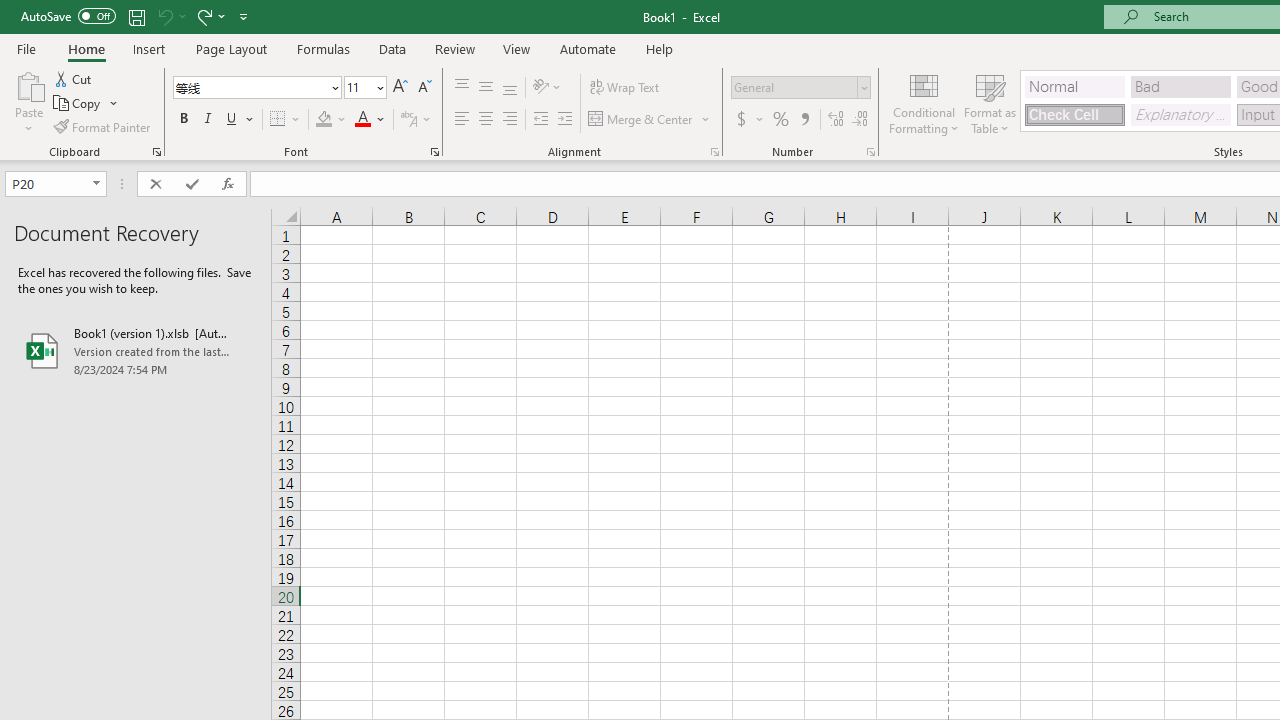 This screenshot has width=1280, height=720. Describe the element at coordinates (415, 119) in the screenshot. I see `'Show Phonetic Field'` at that location.